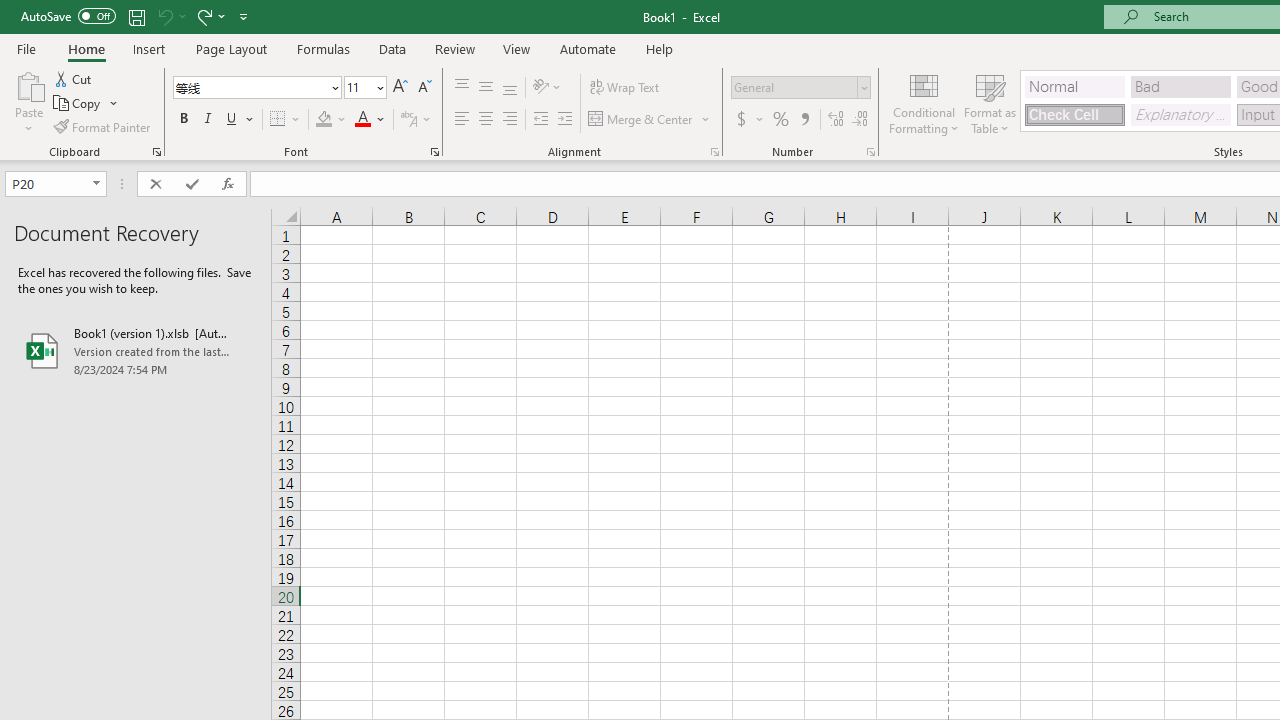 This screenshot has width=1280, height=720. Describe the element at coordinates (415, 119) in the screenshot. I see `'Show Phonetic Field'` at that location.